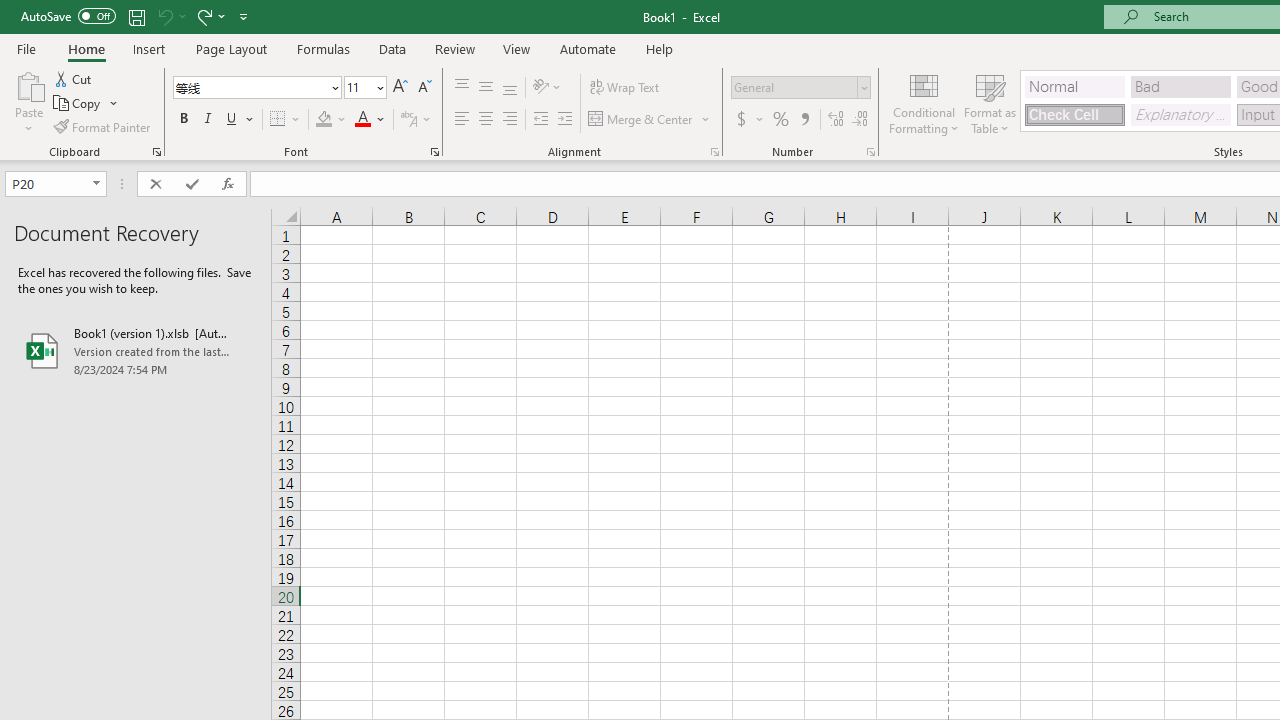 This screenshot has width=1280, height=720. Describe the element at coordinates (415, 119) in the screenshot. I see `'Show Phonetic Field'` at that location.